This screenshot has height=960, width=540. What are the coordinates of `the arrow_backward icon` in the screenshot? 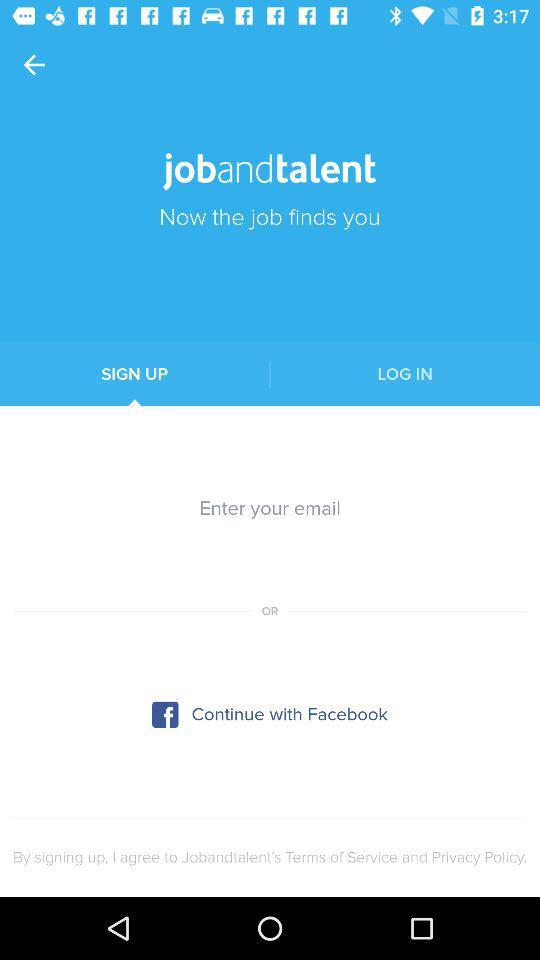 It's located at (33, 65).